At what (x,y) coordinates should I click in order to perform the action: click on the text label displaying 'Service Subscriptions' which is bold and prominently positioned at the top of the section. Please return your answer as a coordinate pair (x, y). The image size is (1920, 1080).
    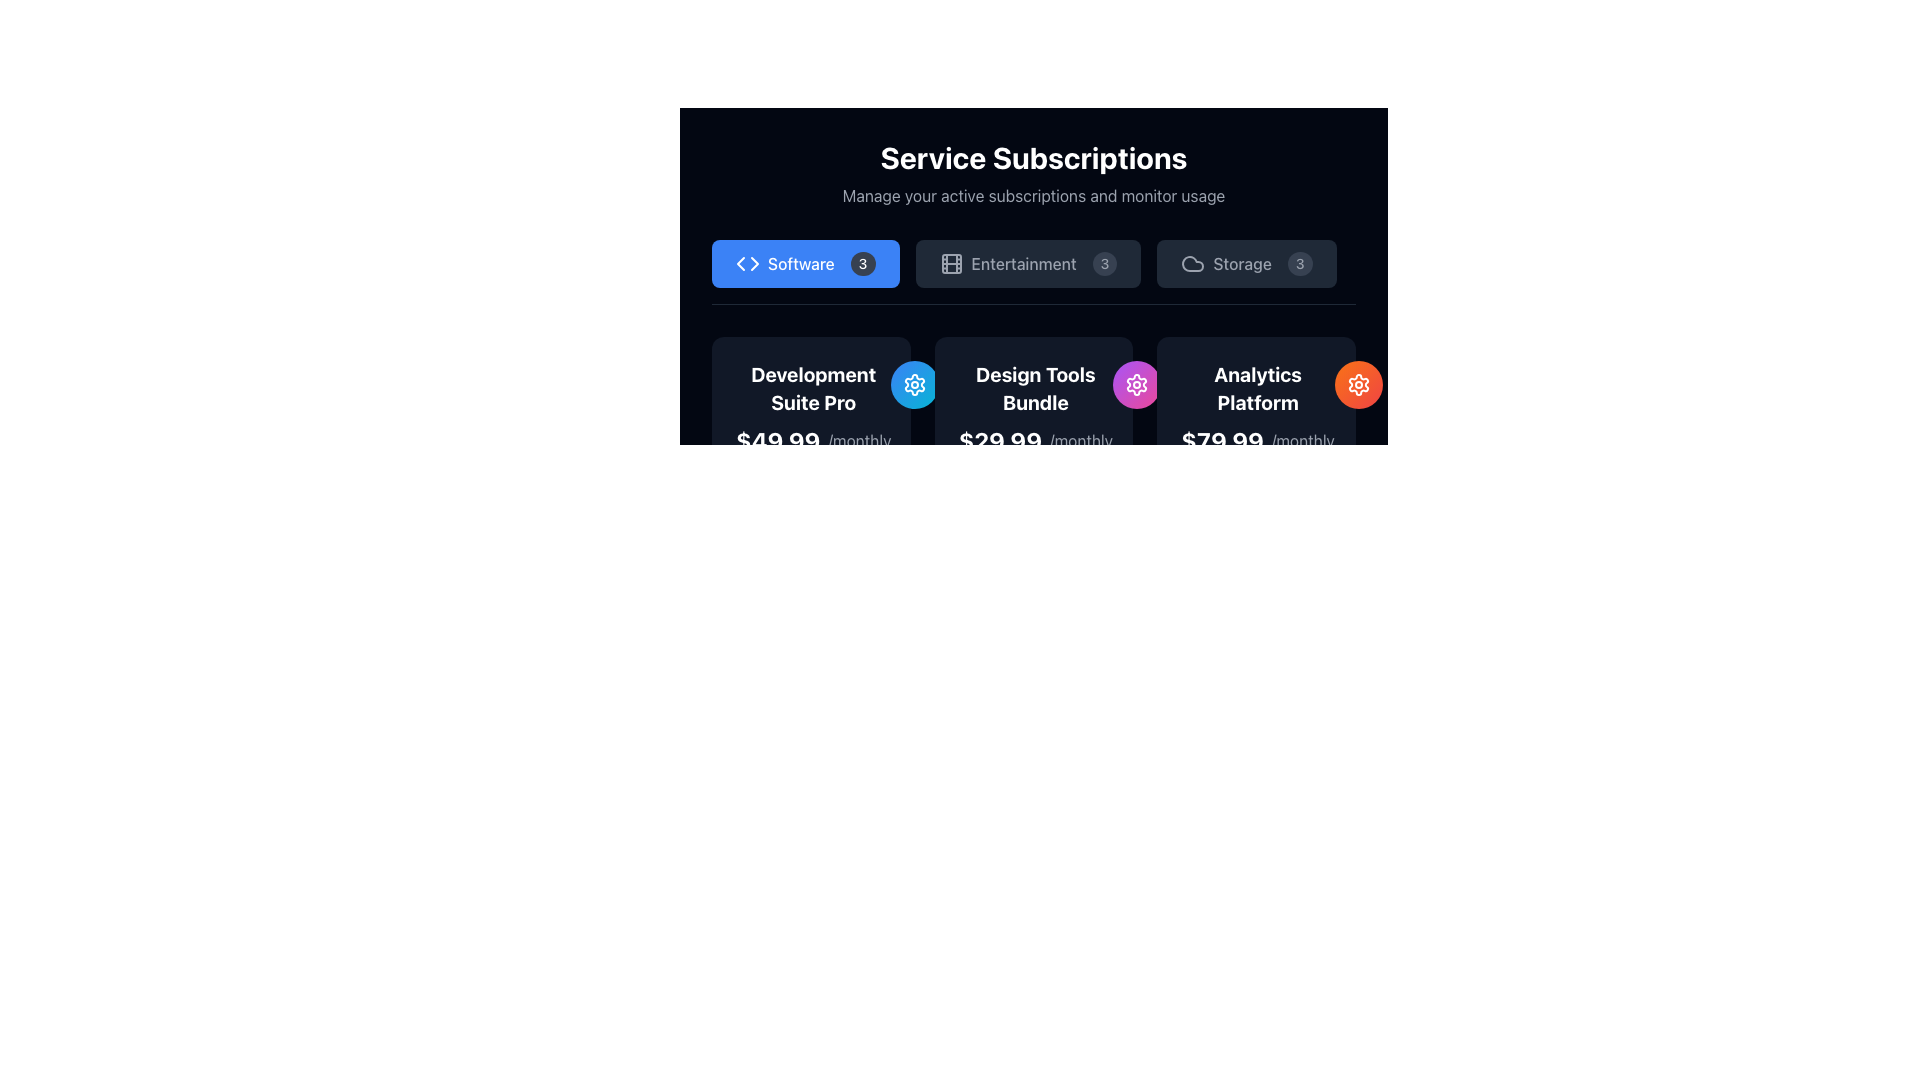
    Looking at the image, I should click on (1033, 157).